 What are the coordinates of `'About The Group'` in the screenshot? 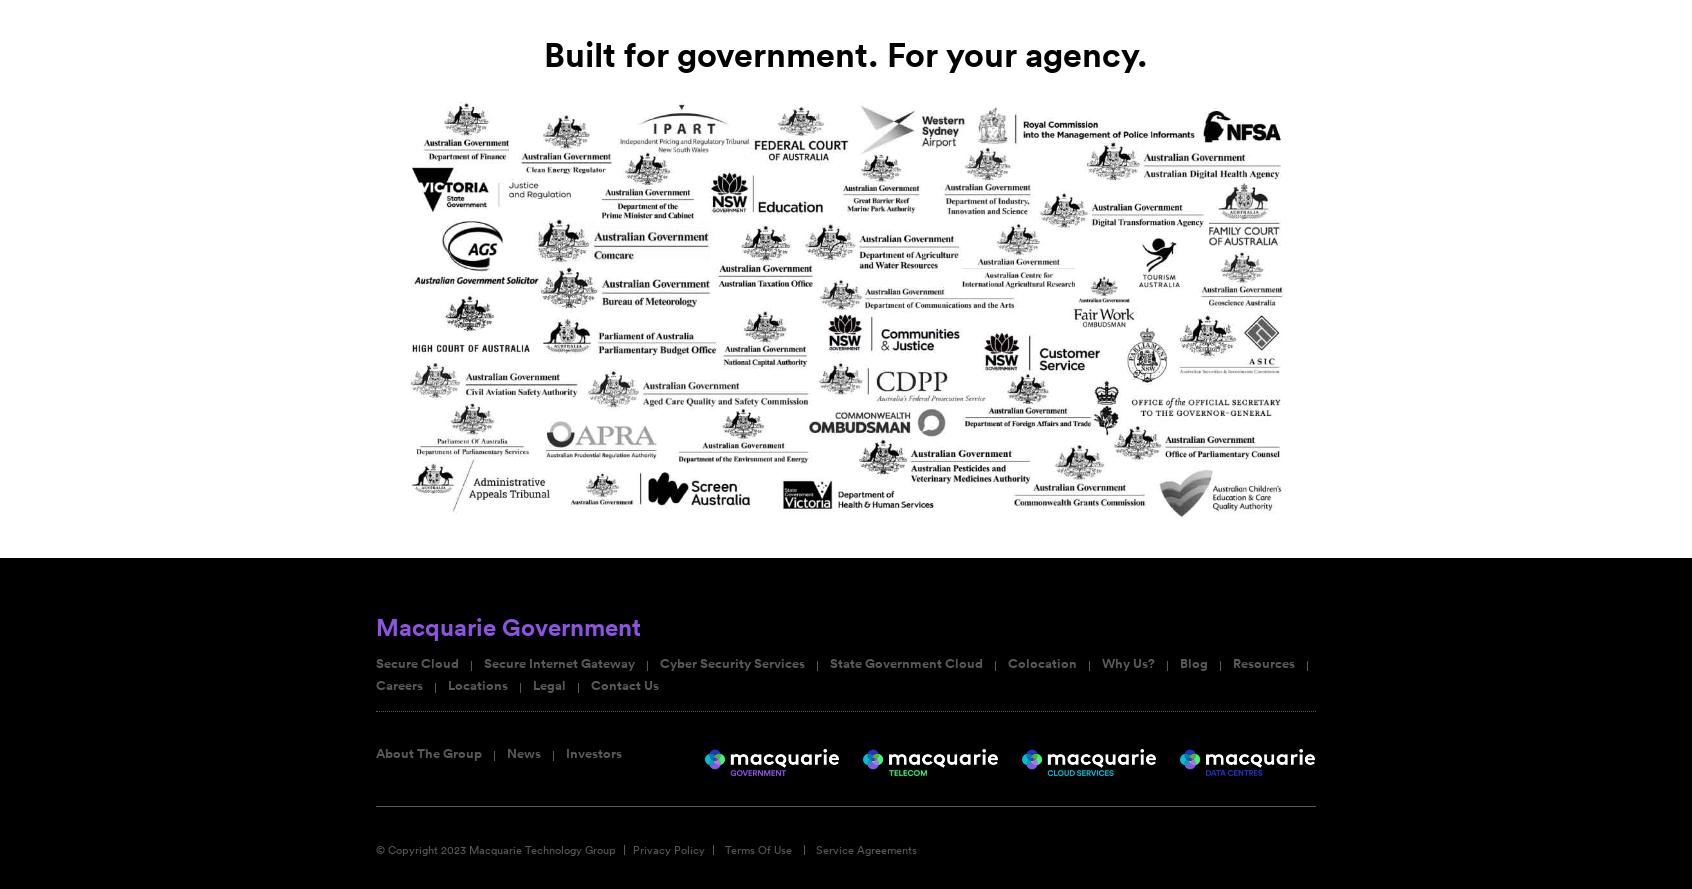 It's located at (427, 752).